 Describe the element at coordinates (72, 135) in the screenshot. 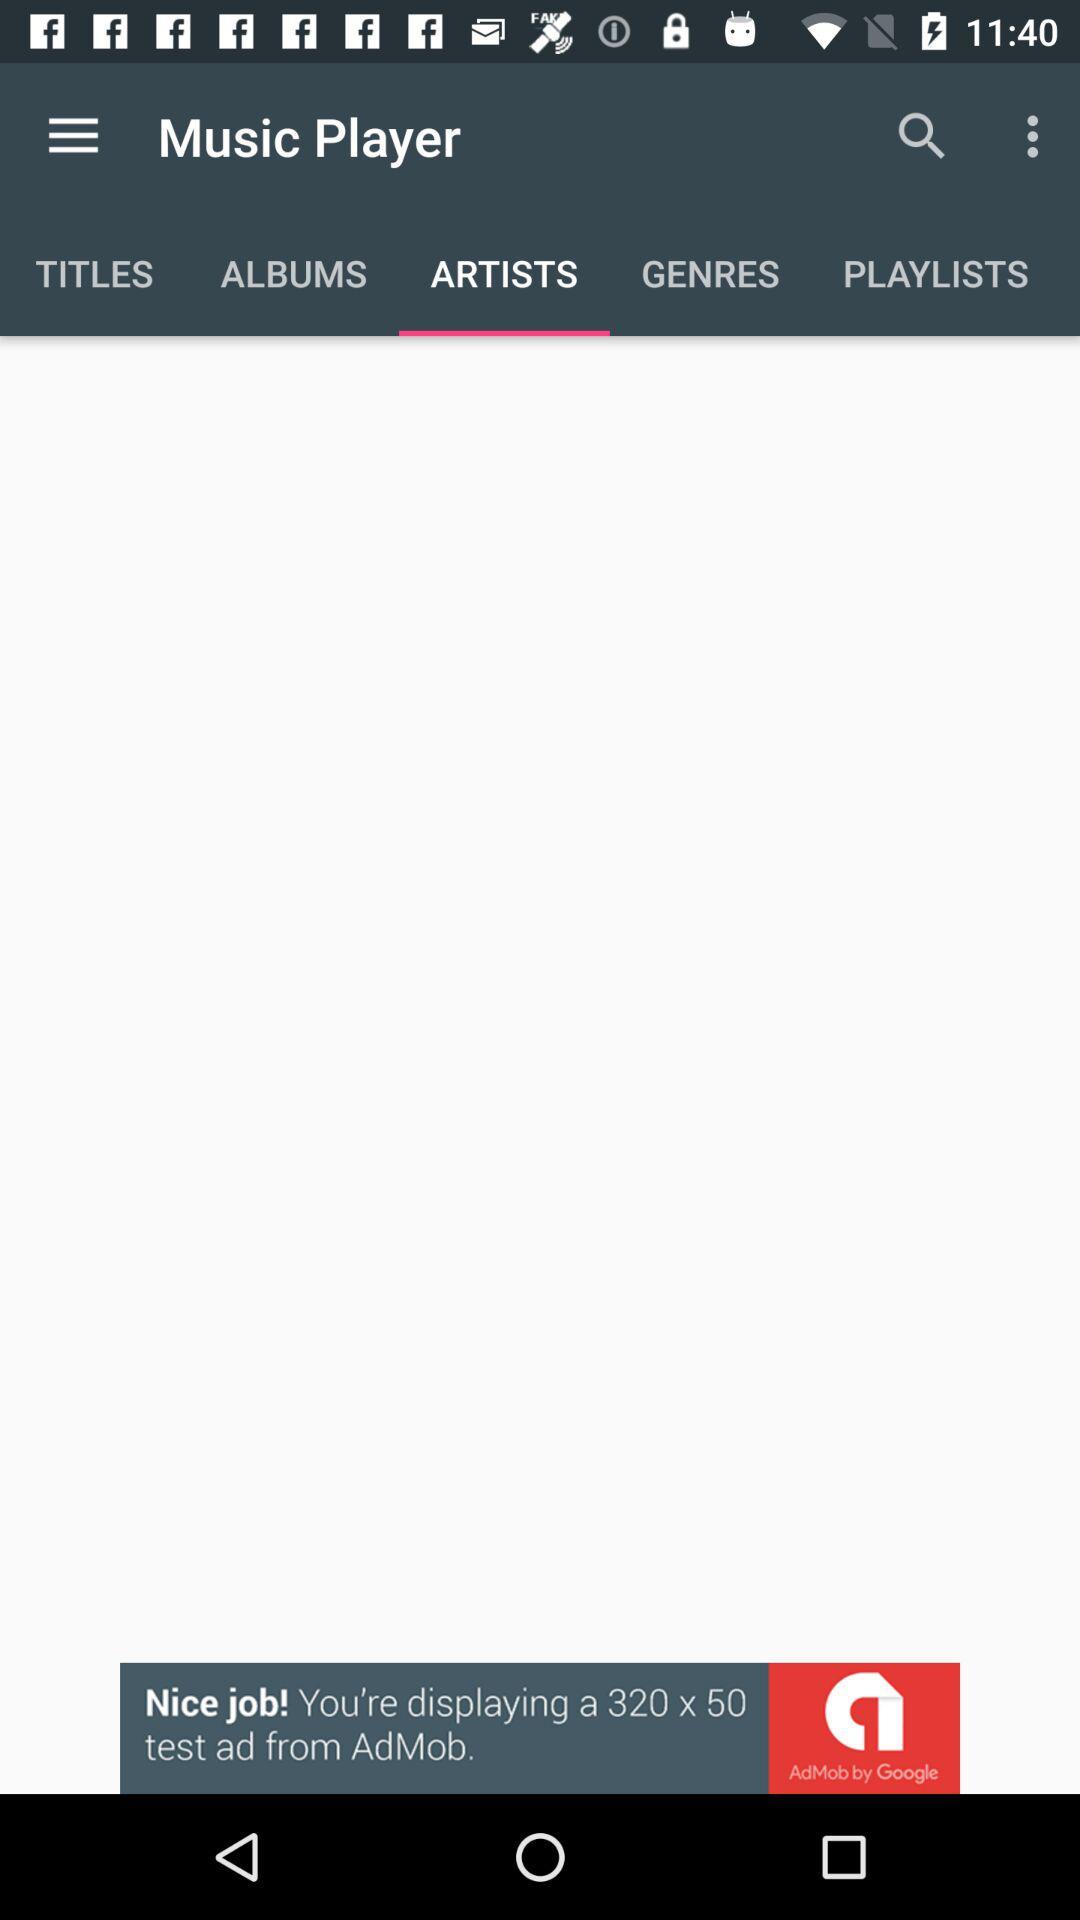

I see `open menu` at that location.